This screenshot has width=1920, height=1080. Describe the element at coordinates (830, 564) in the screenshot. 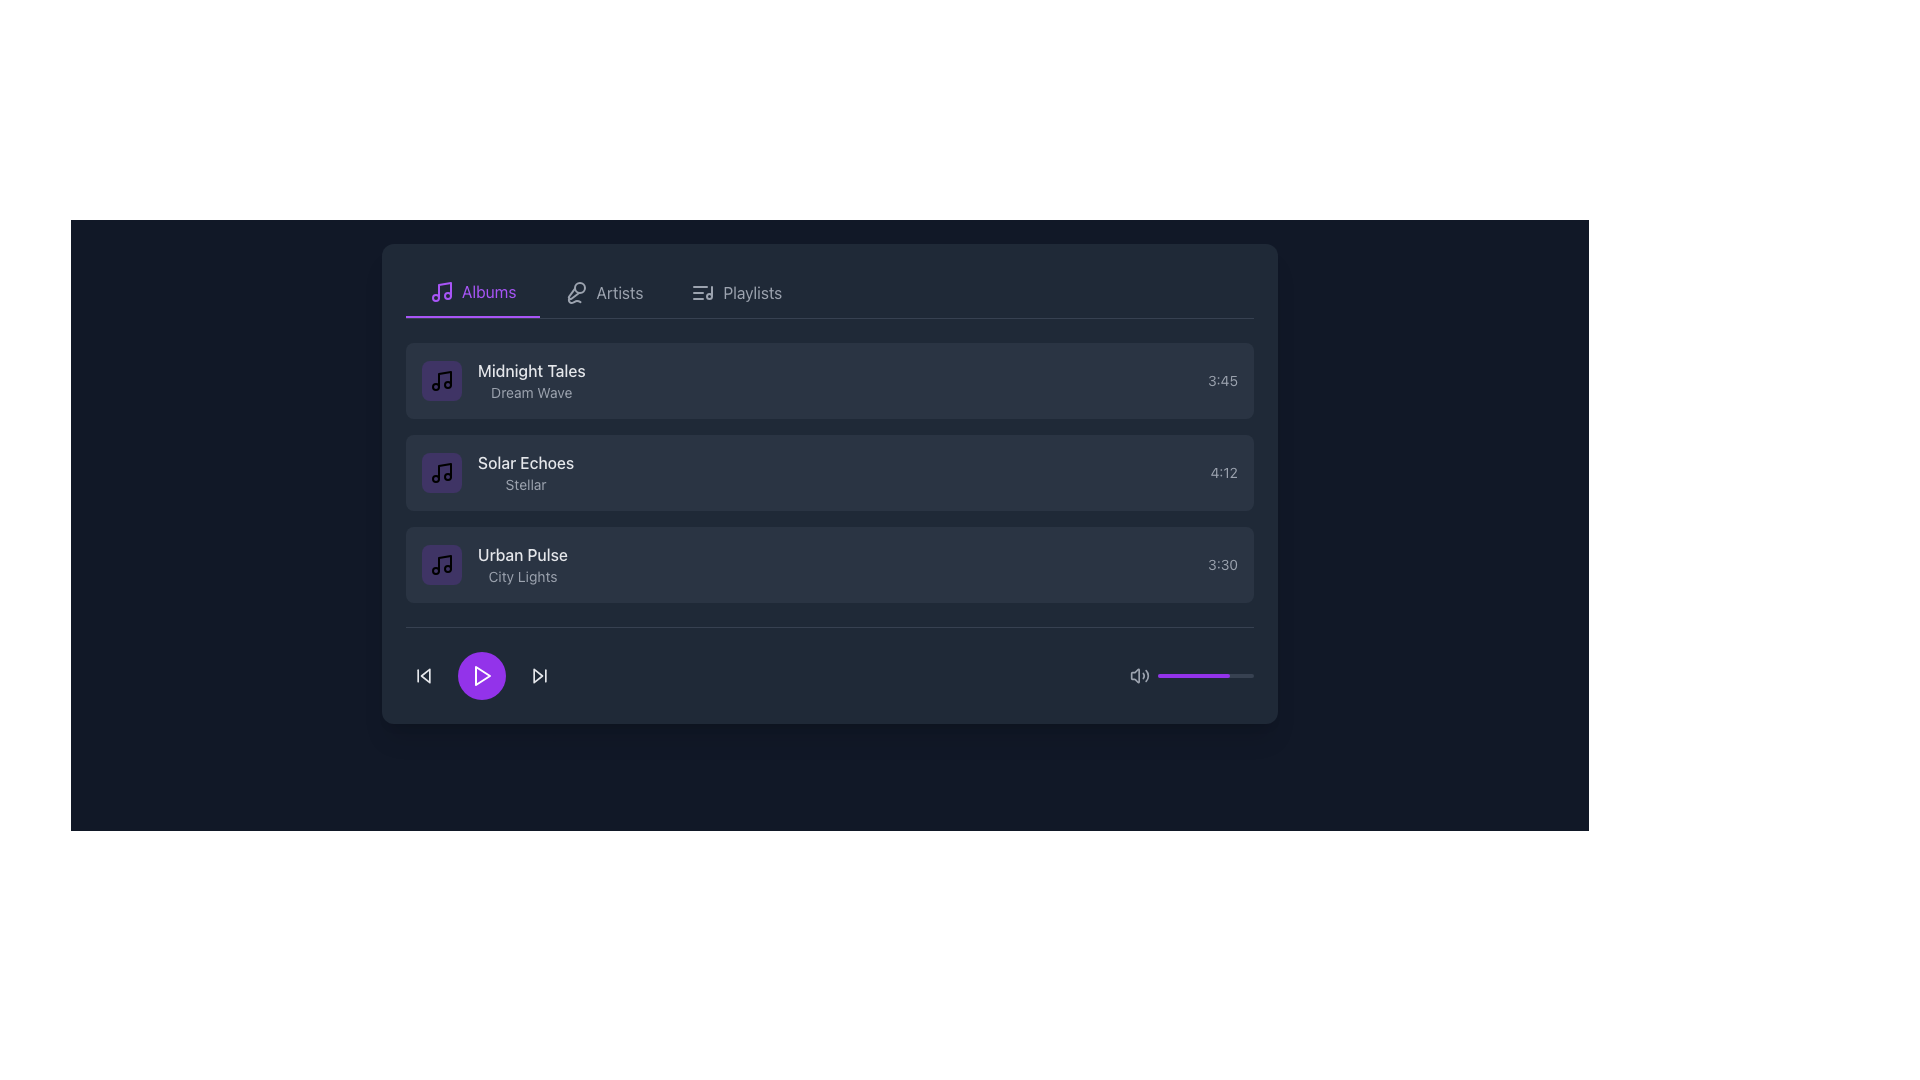

I see `the music track List Item (Track Card) displaying its title, subtitle, and duration, located as the third item in the list` at that location.